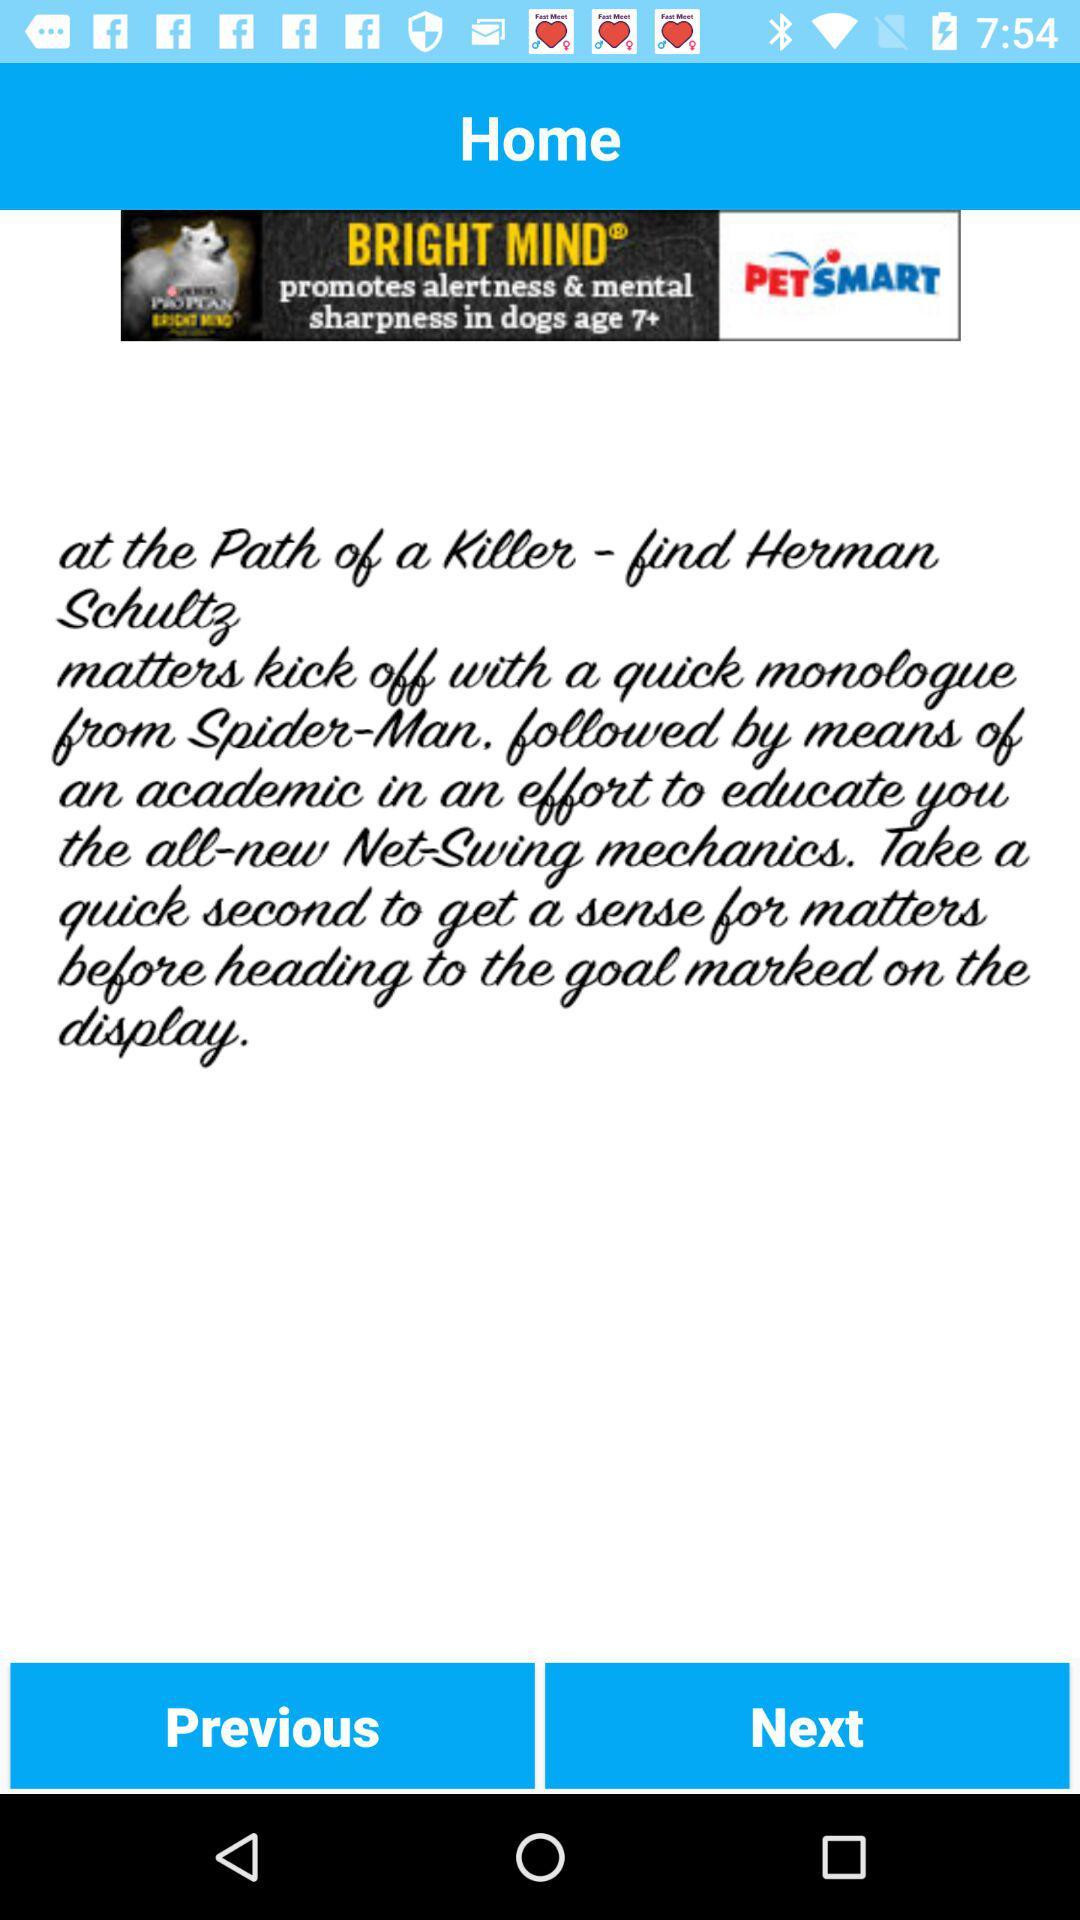  Describe the element at coordinates (540, 999) in the screenshot. I see `full page` at that location.